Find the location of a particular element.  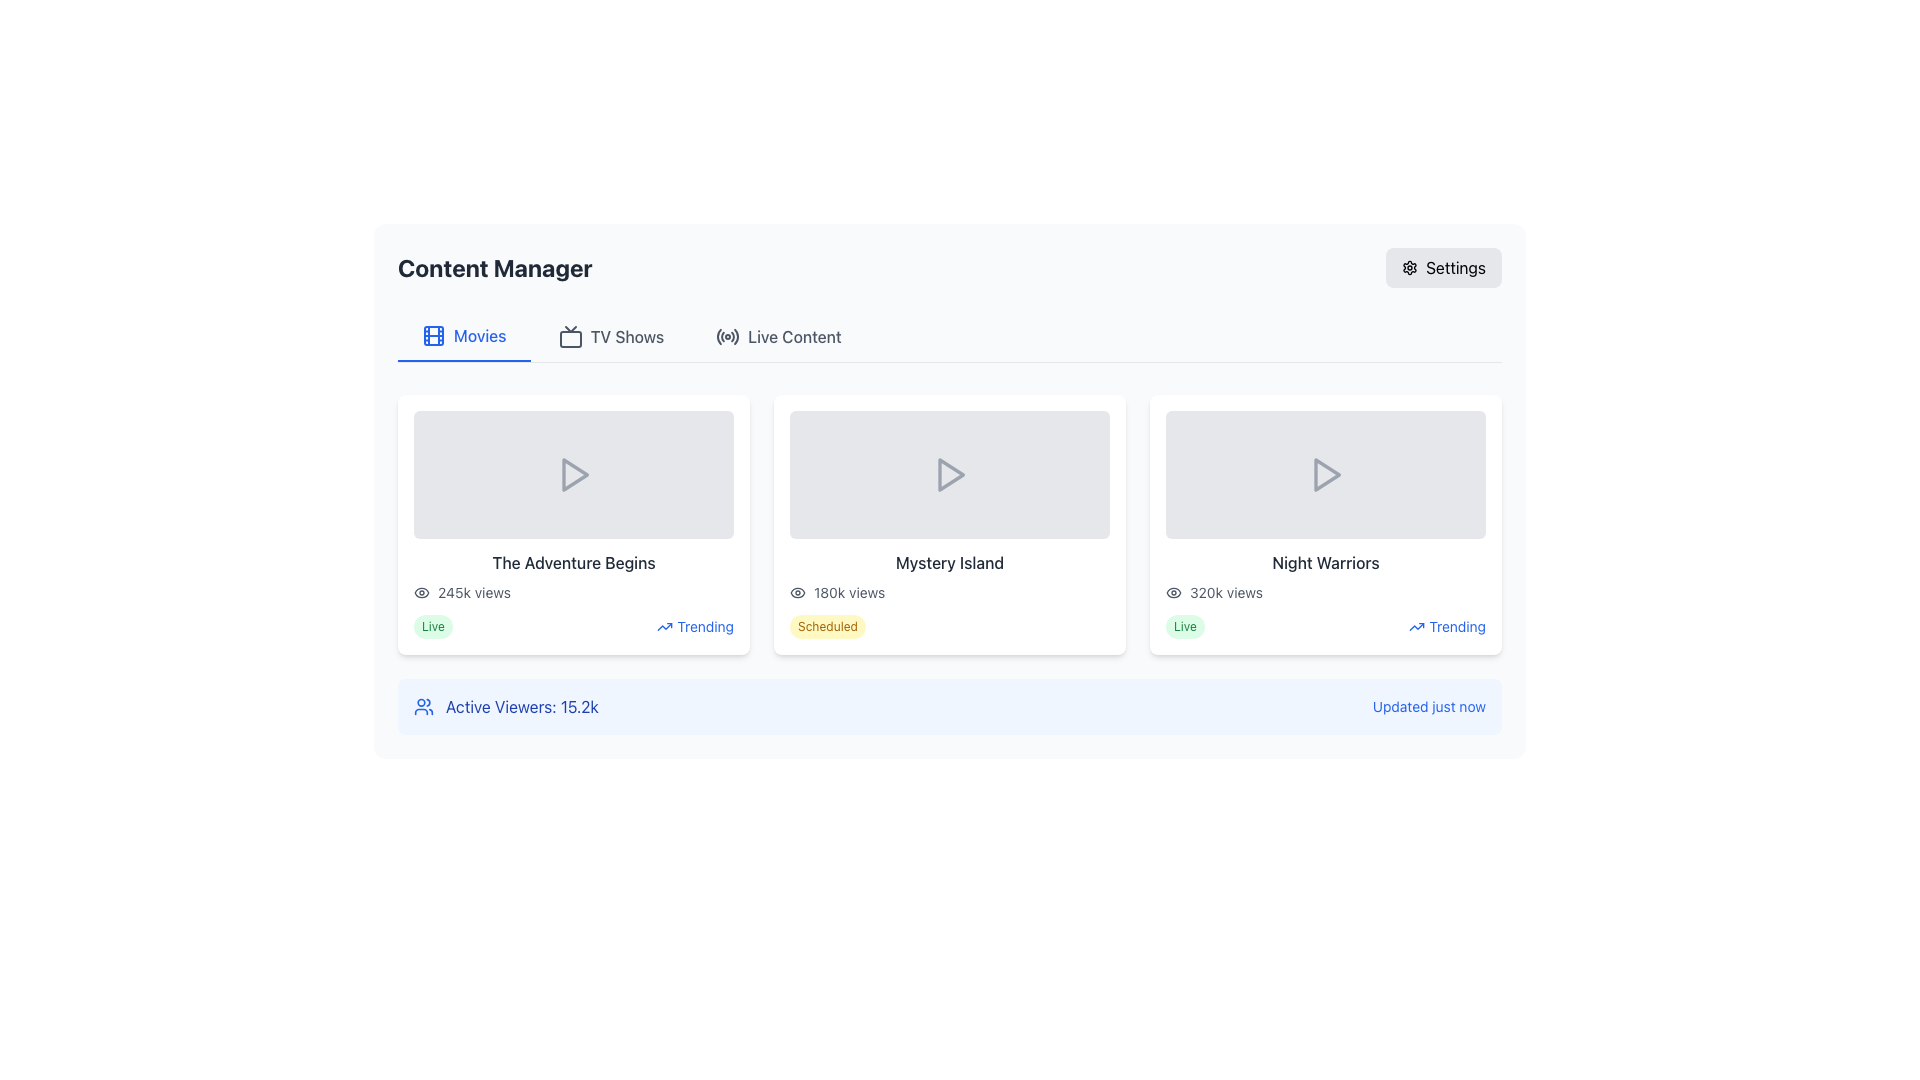

the play button icon located in the central panel of the 'Mystery Island' card, which is a triangular shape pointing to the right with a light gray outline is located at coordinates (949, 474).